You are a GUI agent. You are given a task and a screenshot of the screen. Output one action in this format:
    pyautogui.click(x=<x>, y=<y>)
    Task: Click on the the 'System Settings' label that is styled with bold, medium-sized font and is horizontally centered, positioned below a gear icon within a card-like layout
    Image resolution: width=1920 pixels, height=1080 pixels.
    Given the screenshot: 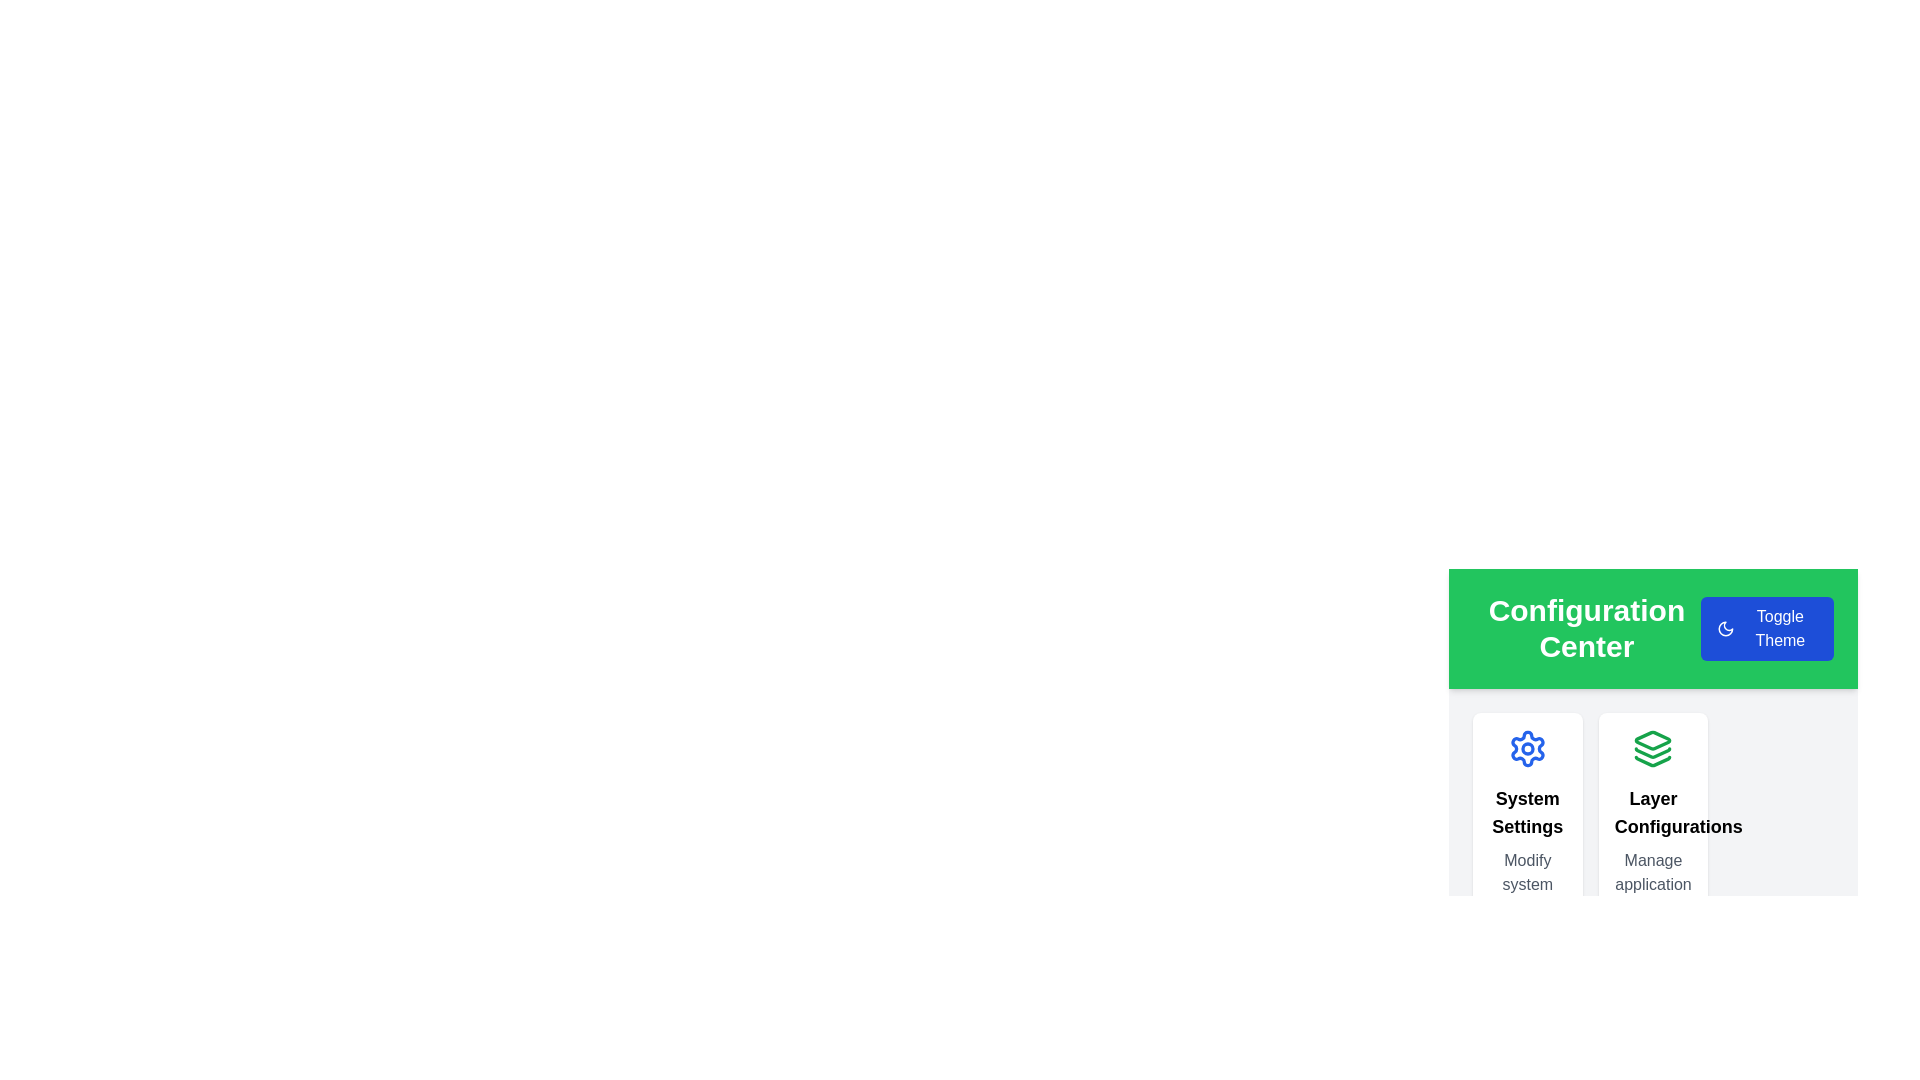 What is the action you would take?
    pyautogui.click(x=1526, y=813)
    